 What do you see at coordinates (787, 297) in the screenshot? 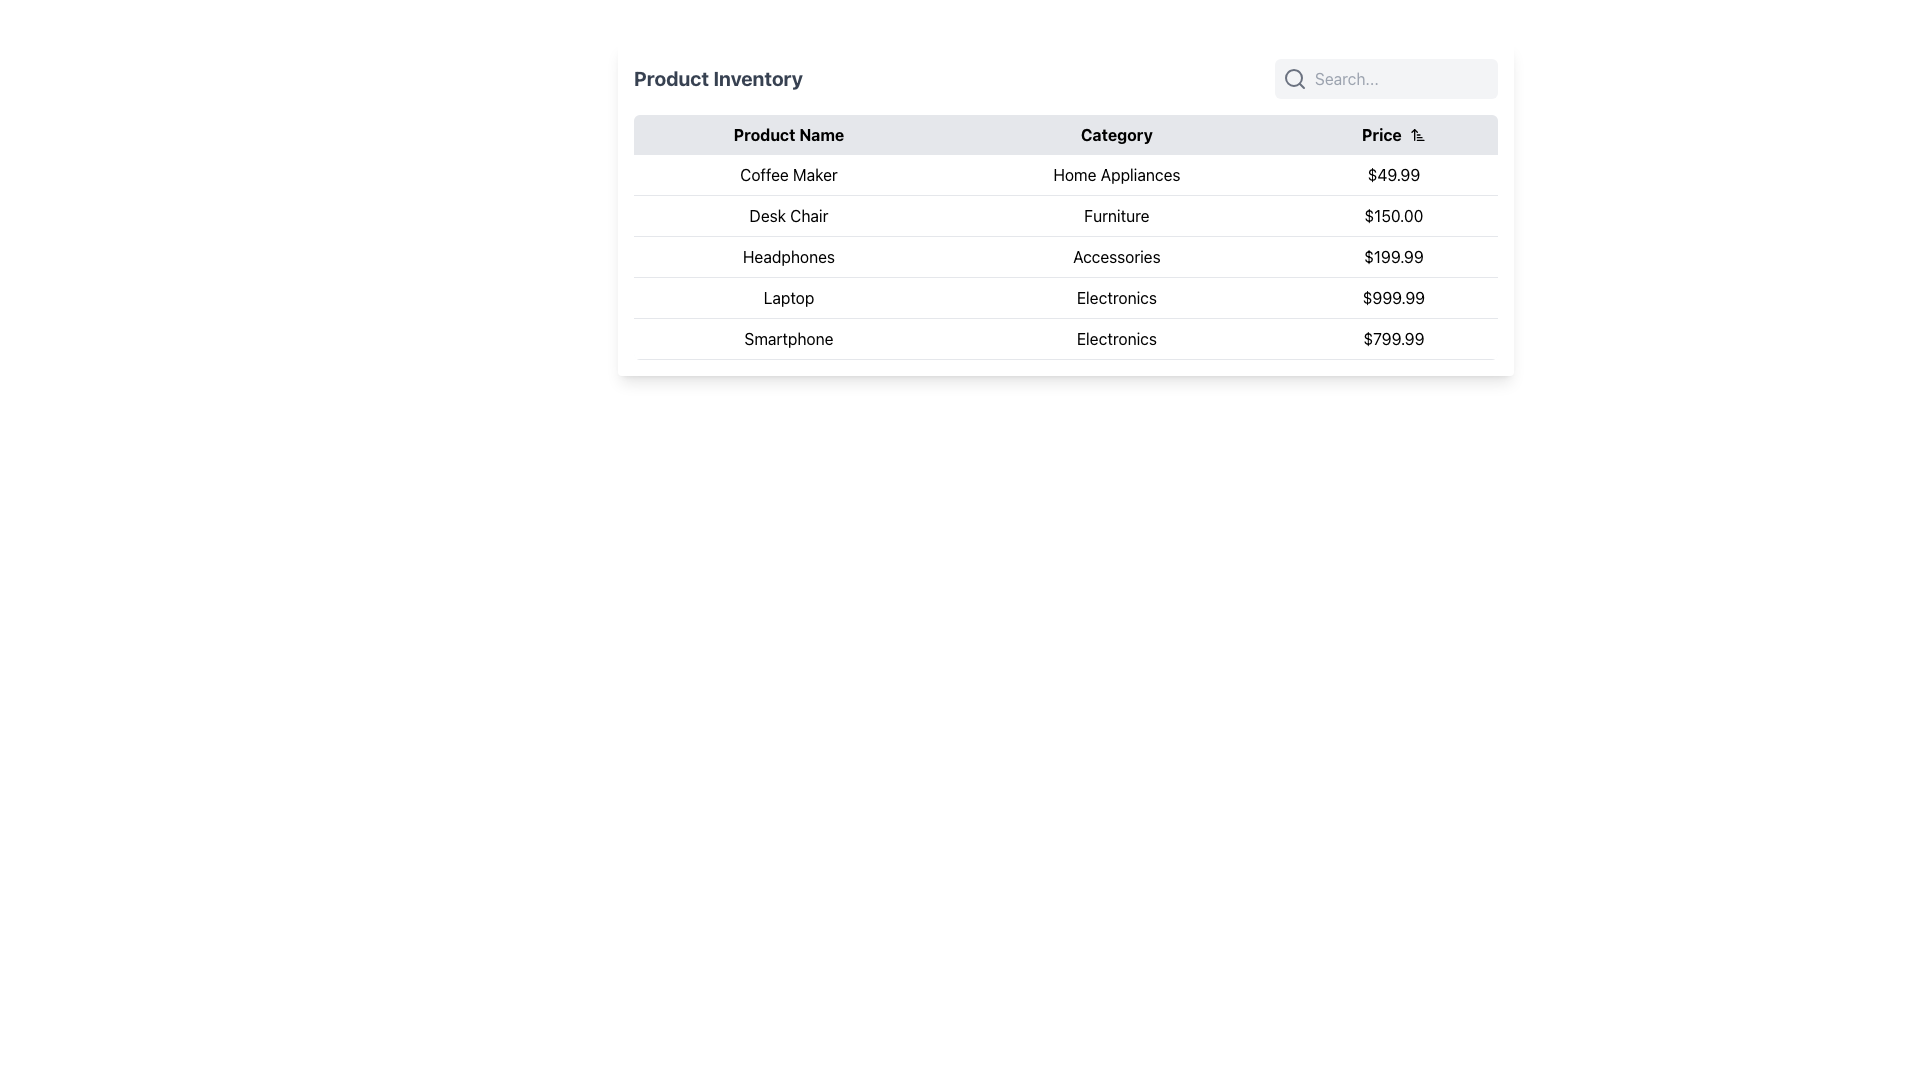
I see `the label for the product 'Laptop' located in the second row of the inventory table under 'Product Name'` at bounding box center [787, 297].